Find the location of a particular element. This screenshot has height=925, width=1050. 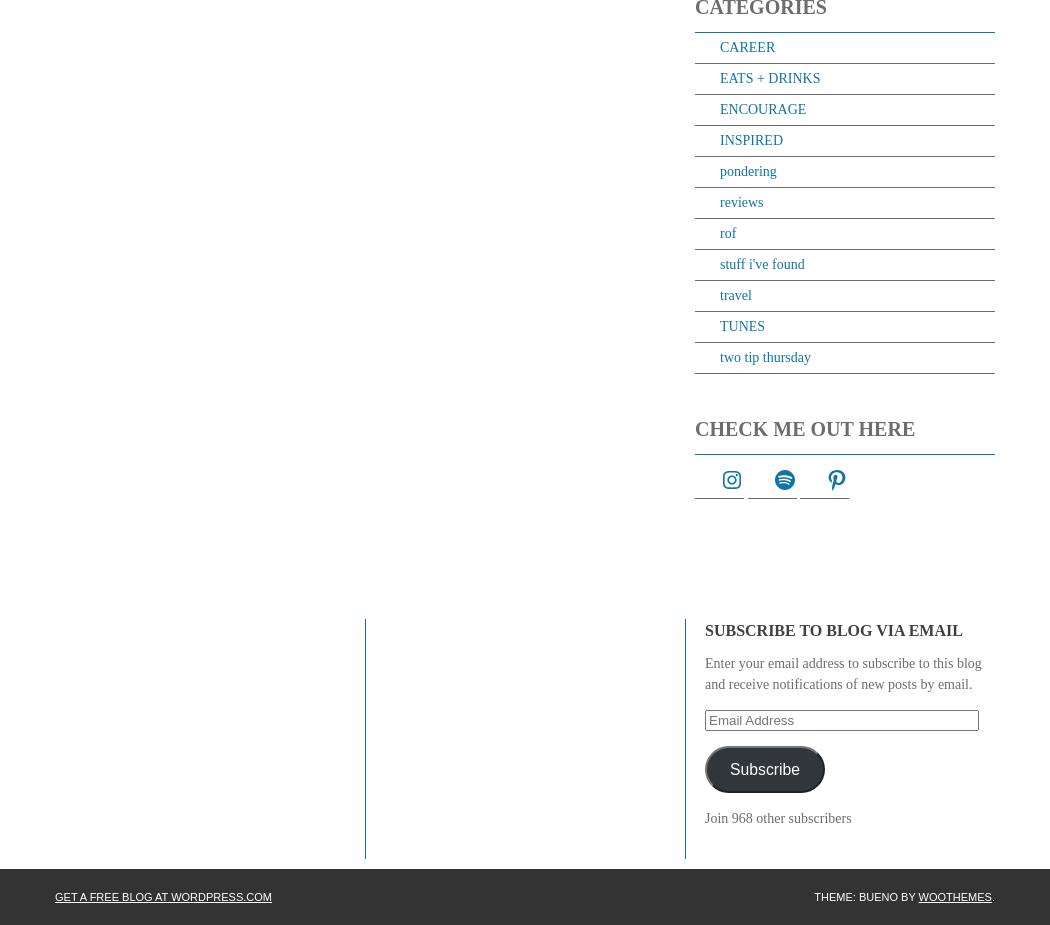

'WooThemes' is located at coordinates (918, 896).